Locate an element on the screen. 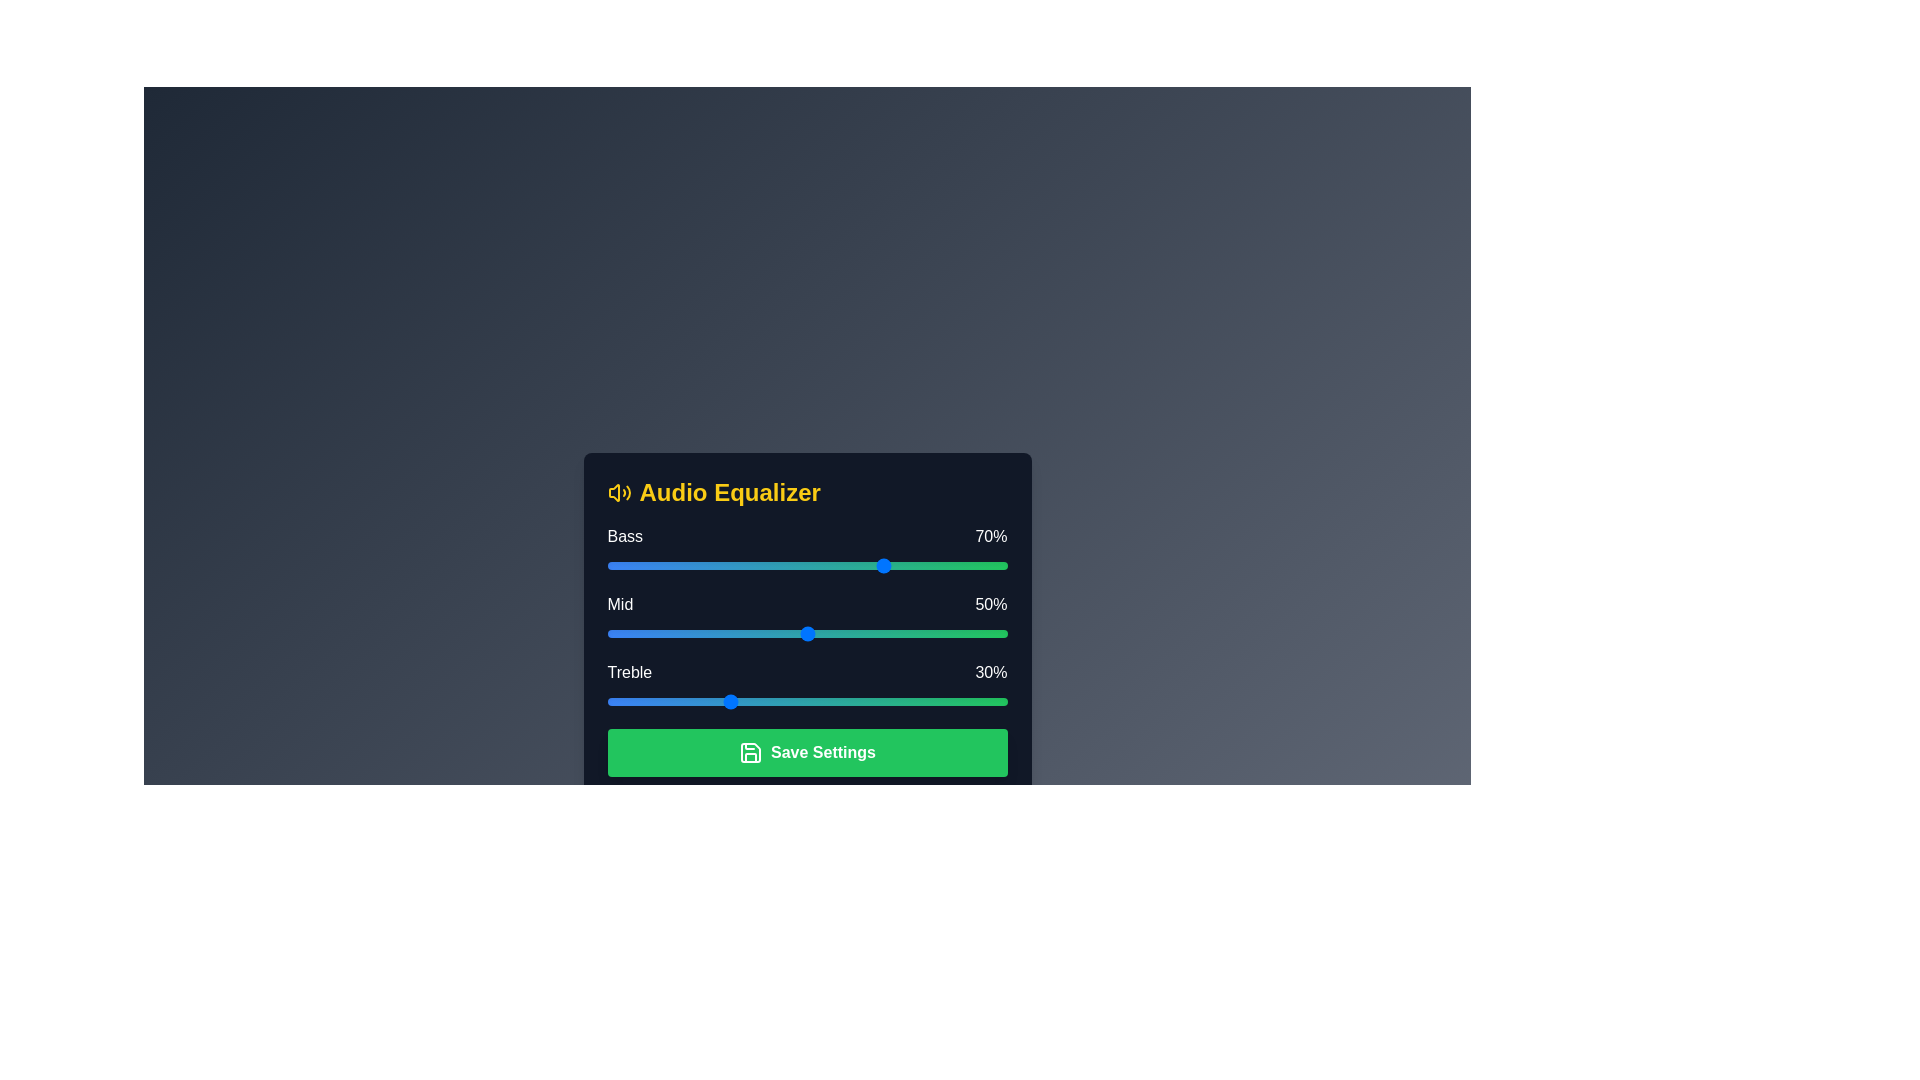  the 1 slider to 95% and observe the visual feedback is located at coordinates (987, 633).